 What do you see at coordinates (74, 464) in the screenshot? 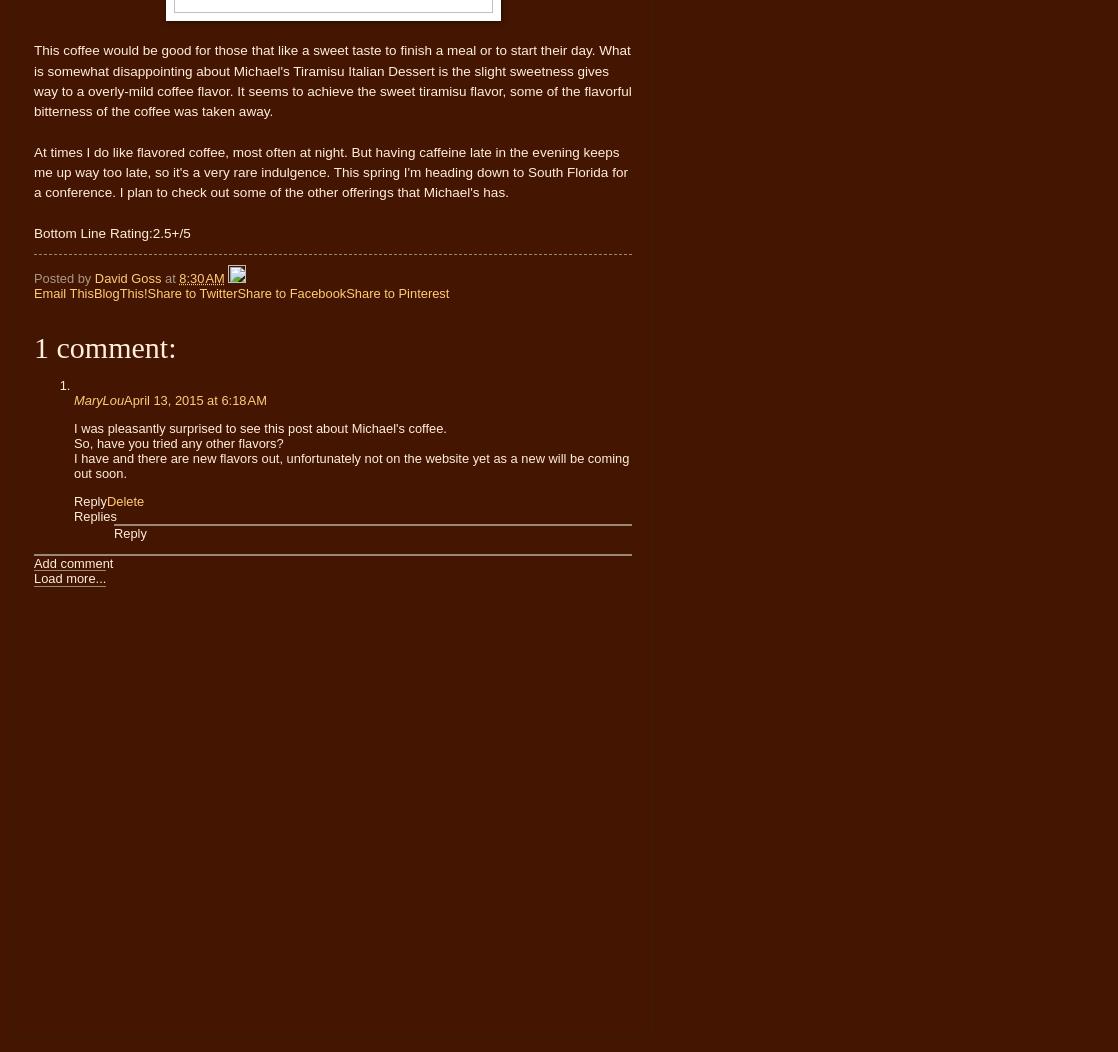
I see `'I have and there are new flavors out, unfortunately not on the website yet as a new will be coming out soon.'` at bounding box center [74, 464].